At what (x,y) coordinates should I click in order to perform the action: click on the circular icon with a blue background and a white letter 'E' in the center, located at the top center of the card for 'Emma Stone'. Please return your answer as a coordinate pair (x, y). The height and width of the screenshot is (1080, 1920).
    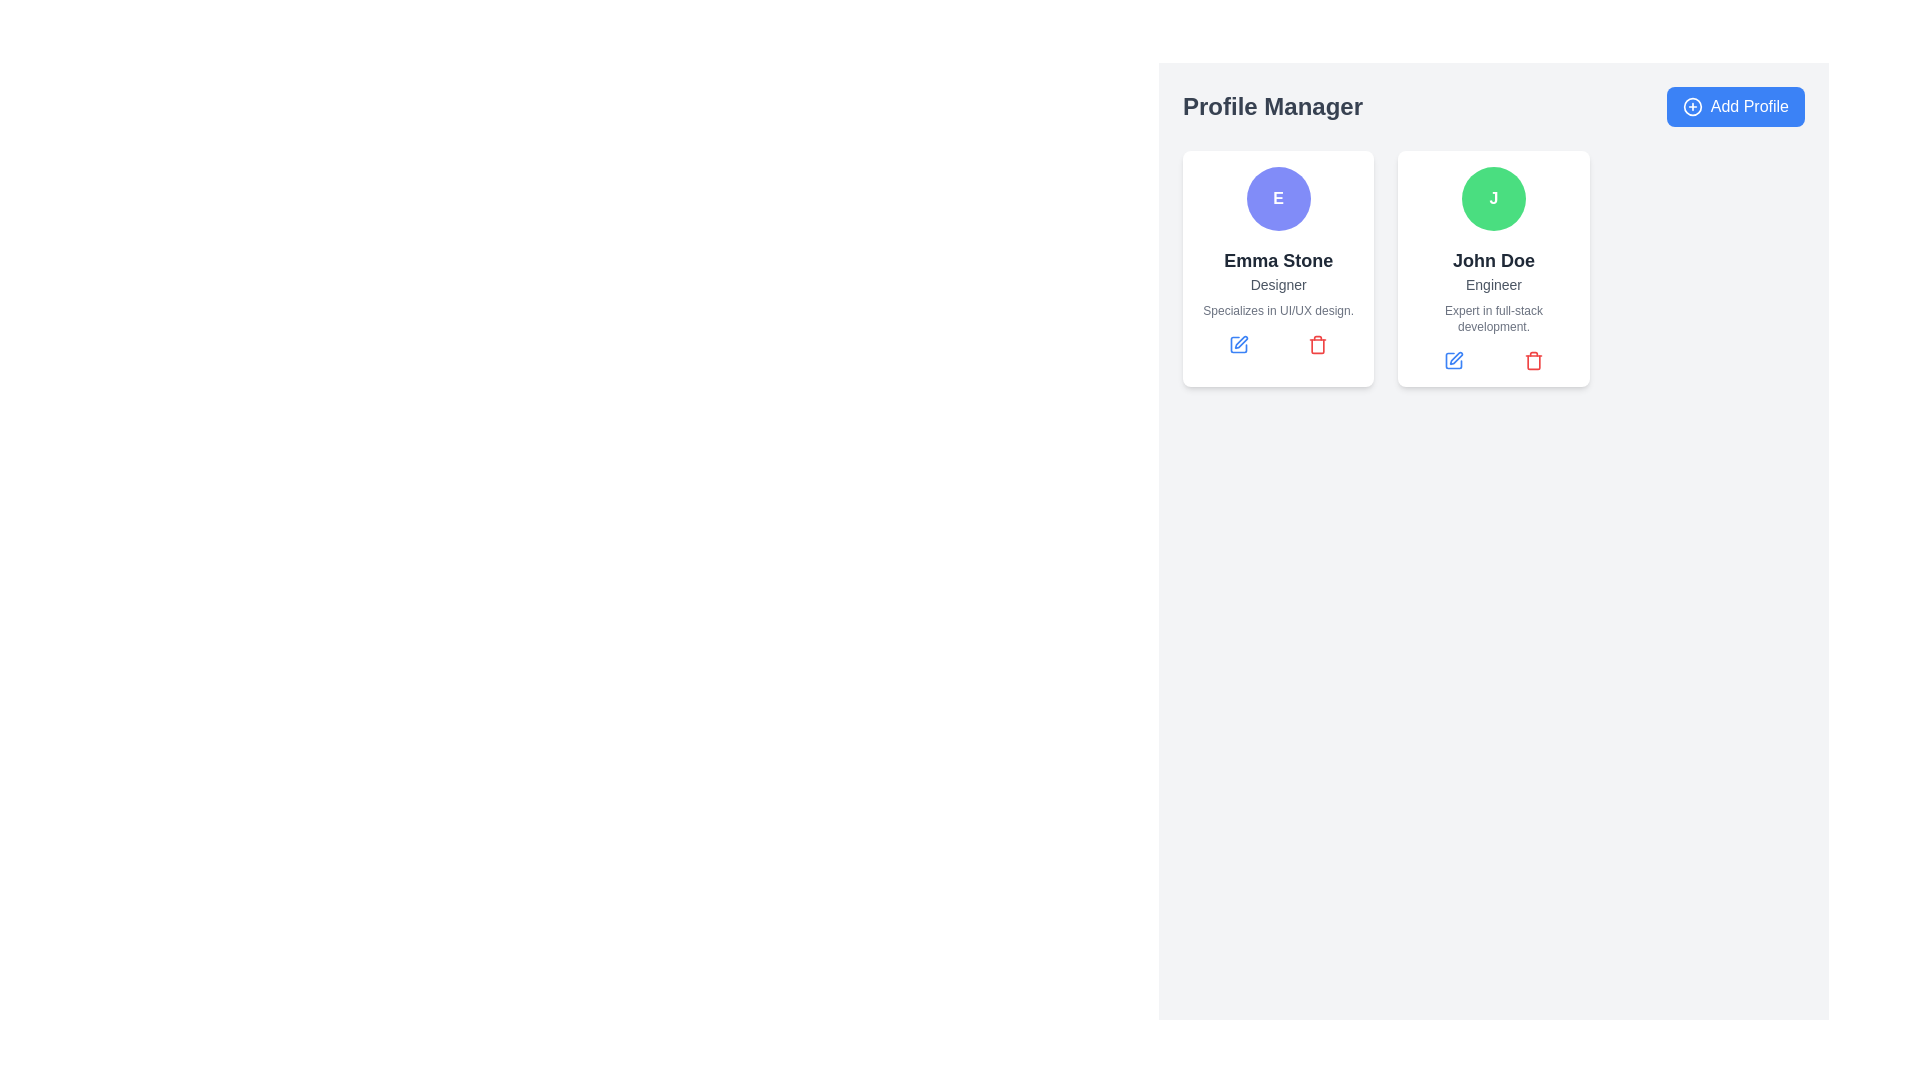
    Looking at the image, I should click on (1277, 199).